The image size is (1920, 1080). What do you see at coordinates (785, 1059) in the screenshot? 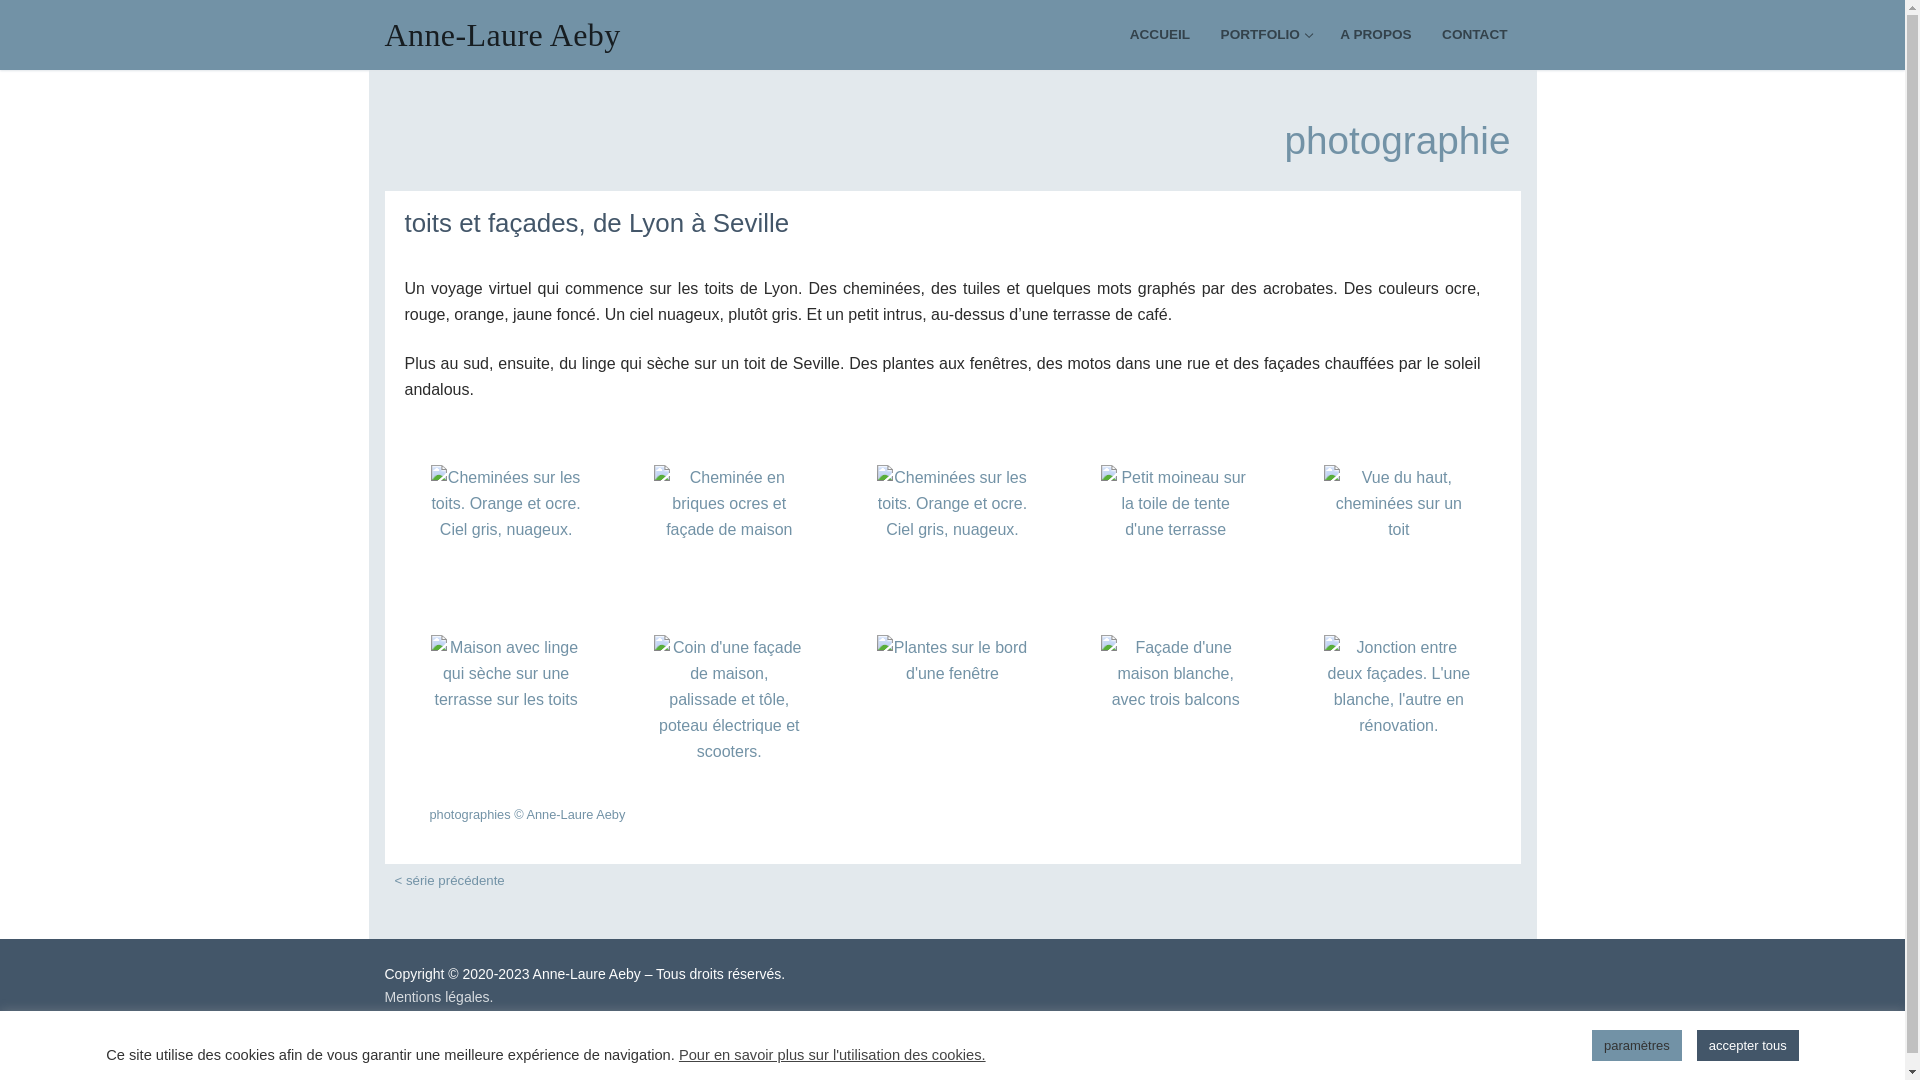
I see `'Terms of Service'` at bounding box center [785, 1059].